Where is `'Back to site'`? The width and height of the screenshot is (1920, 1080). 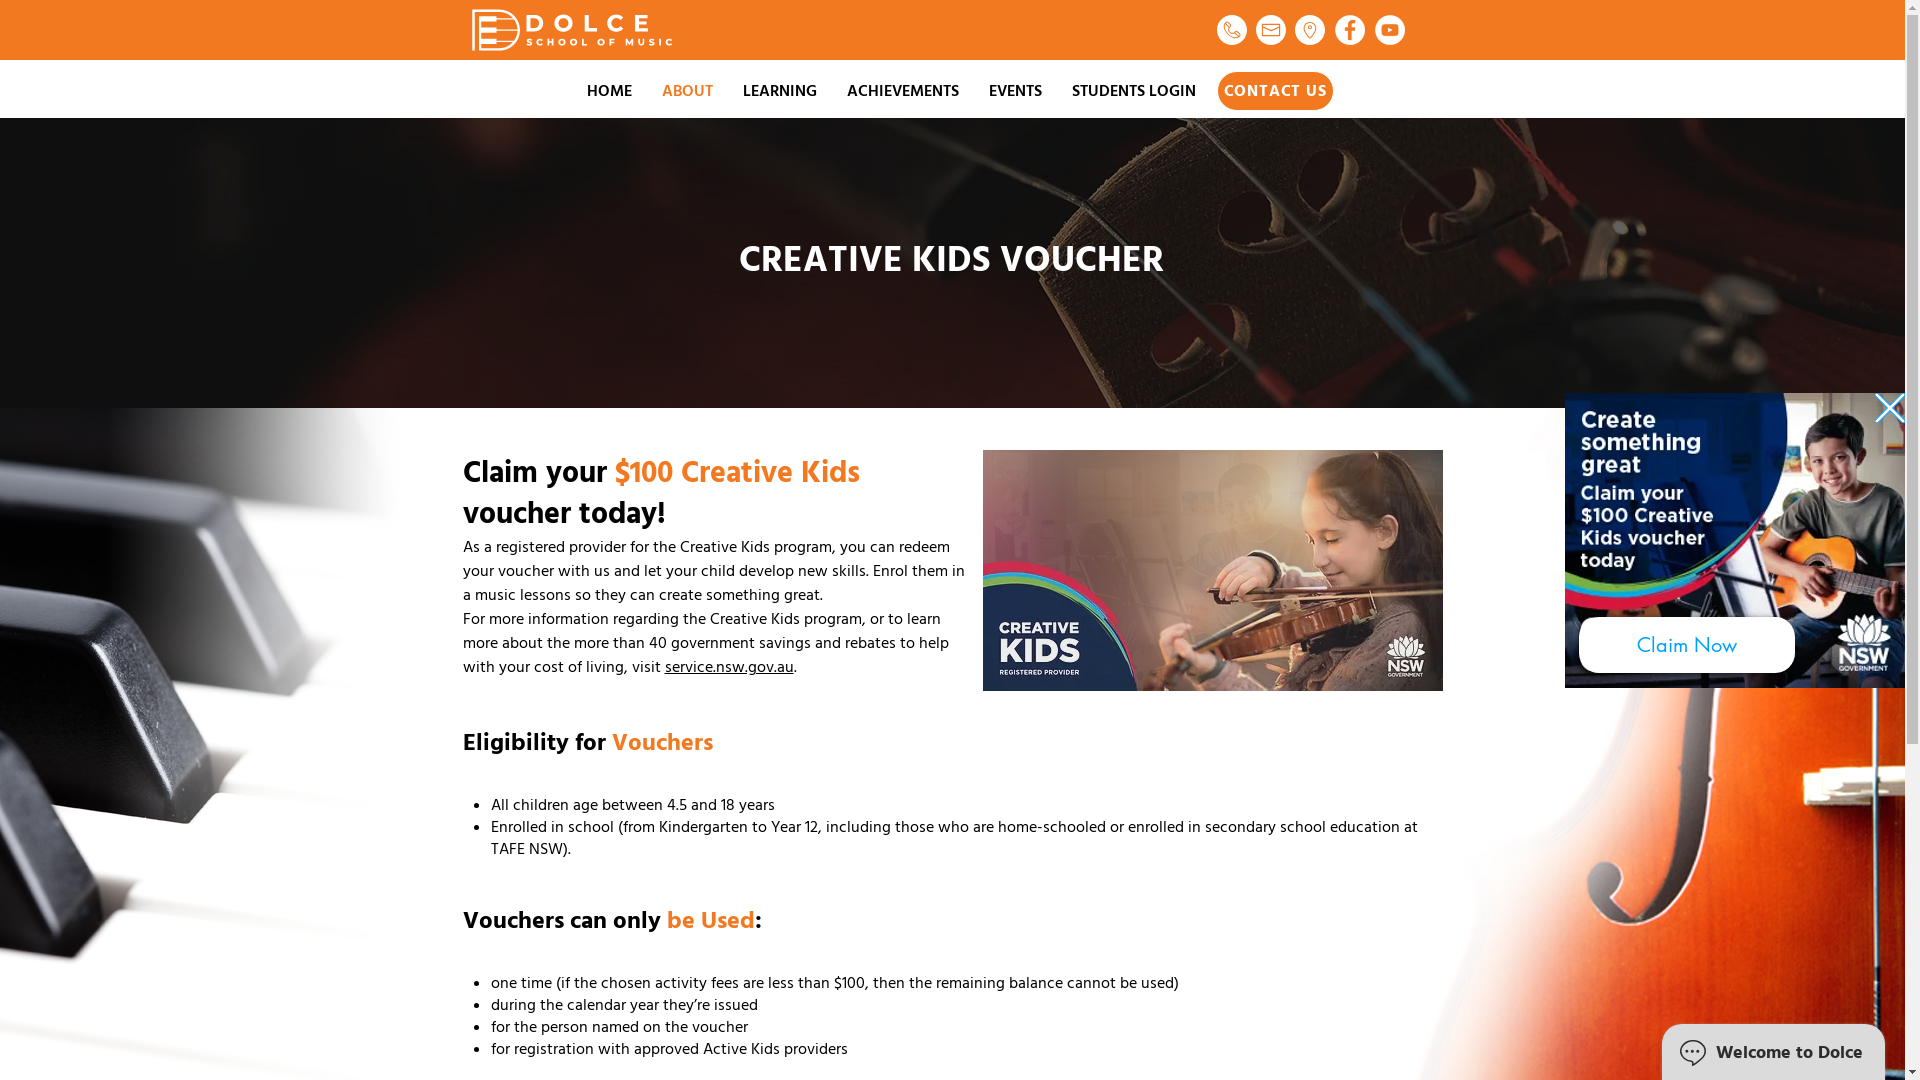 'Back to site' is located at coordinates (1874, 406).